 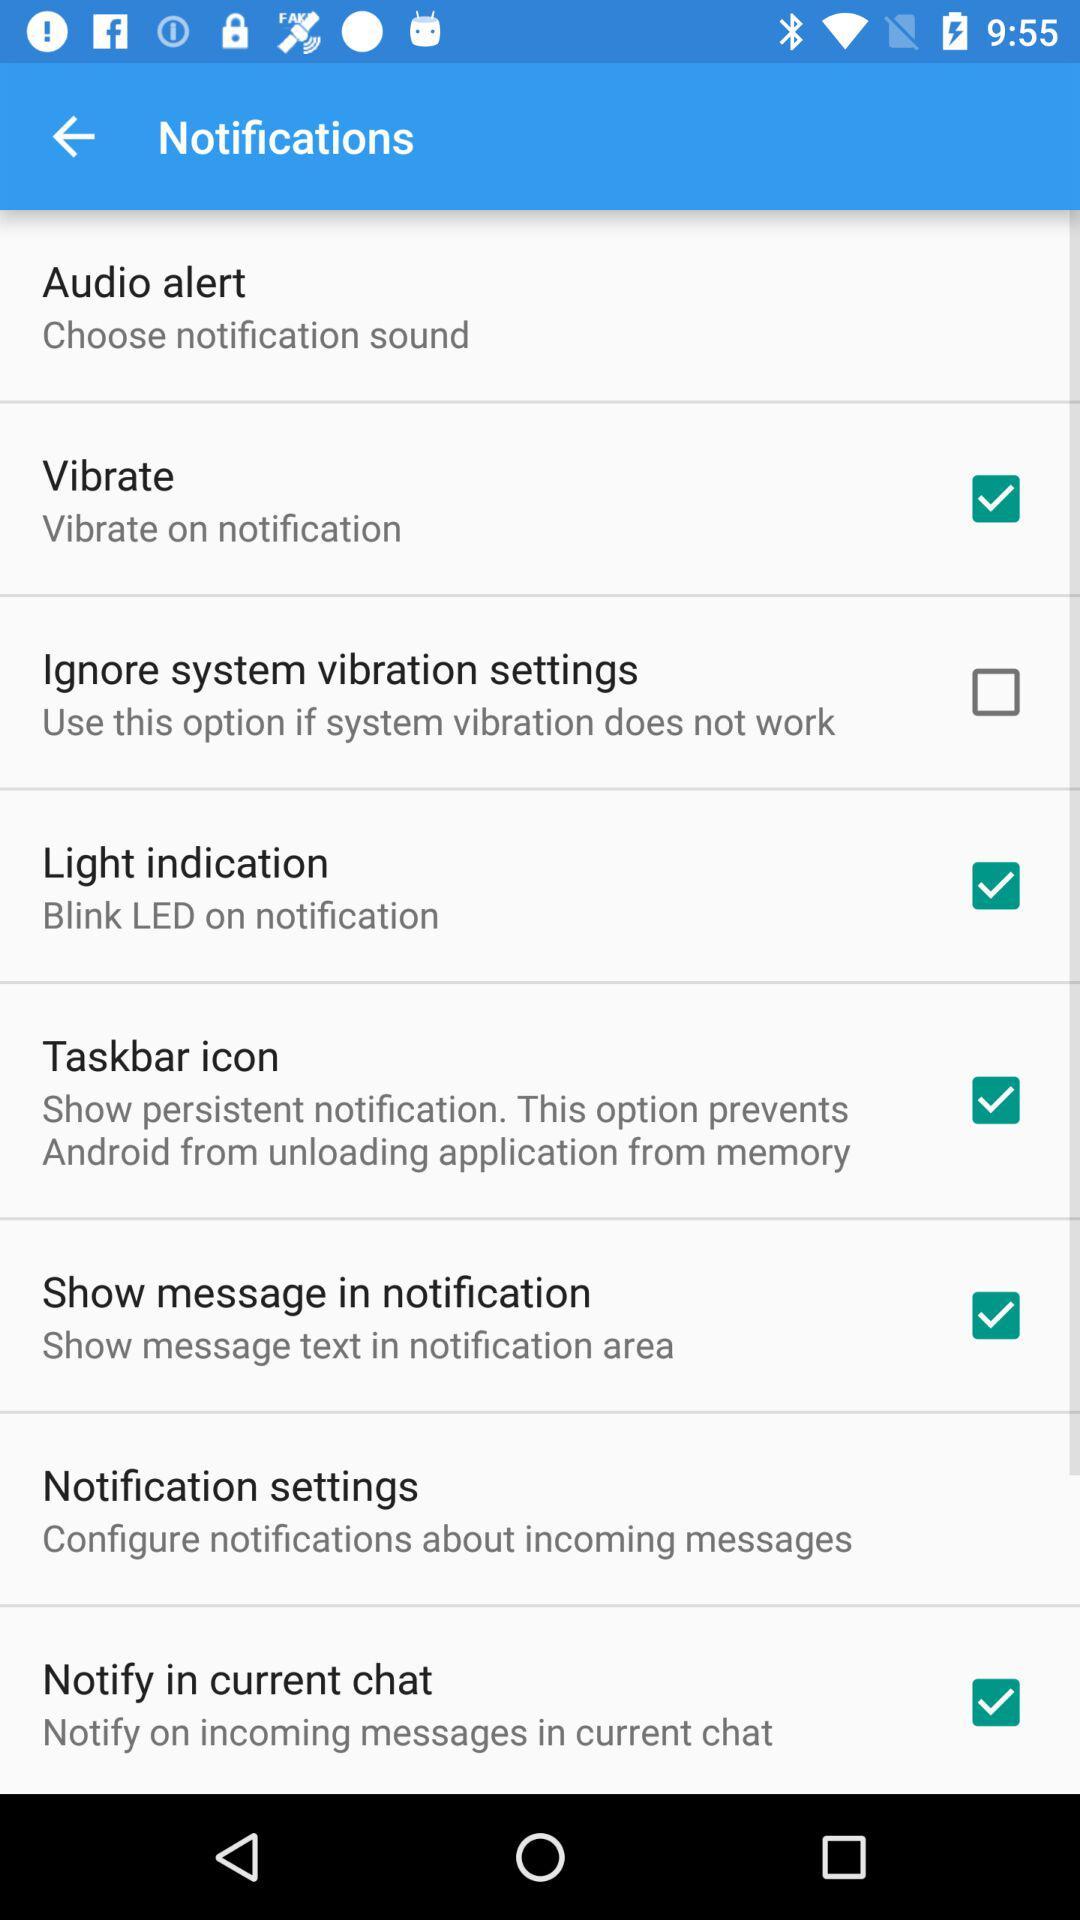 What do you see at coordinates (406, 1730) in the screenshot?
I see `notify on incoming` at bounding box center [406, 1730].